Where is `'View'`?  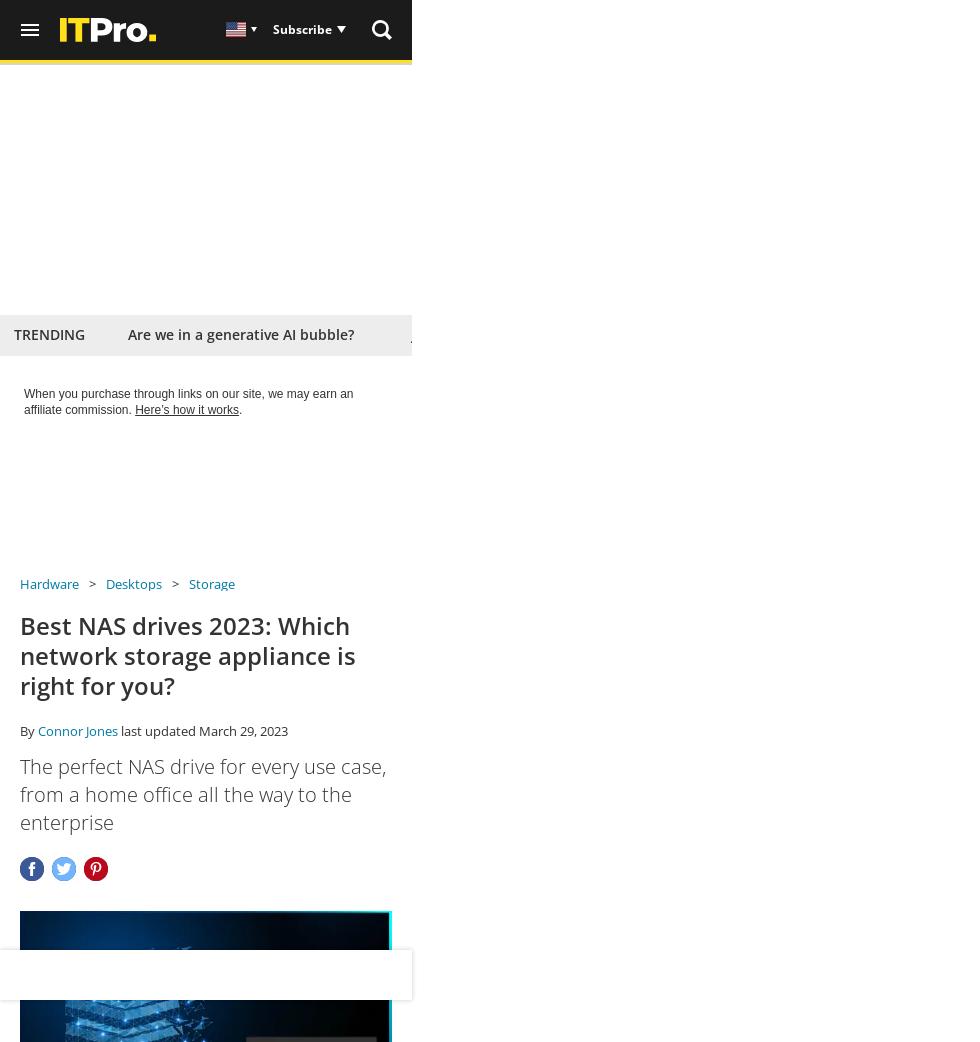 'View' is located at coordinates (205, 541).